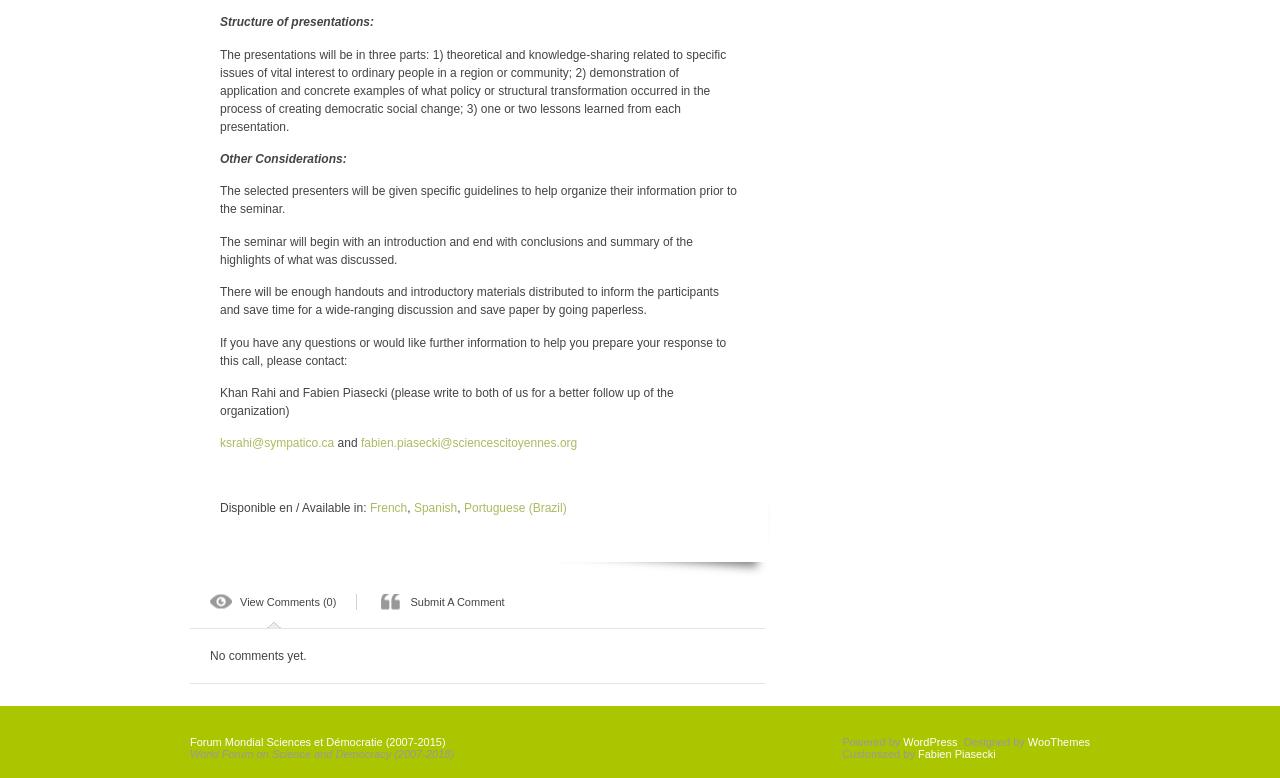 The image size is (1280, 778). What do you see at coordinates (369, 507) in the screenshot?
I see `'French'` at bounding box center [369, 507].